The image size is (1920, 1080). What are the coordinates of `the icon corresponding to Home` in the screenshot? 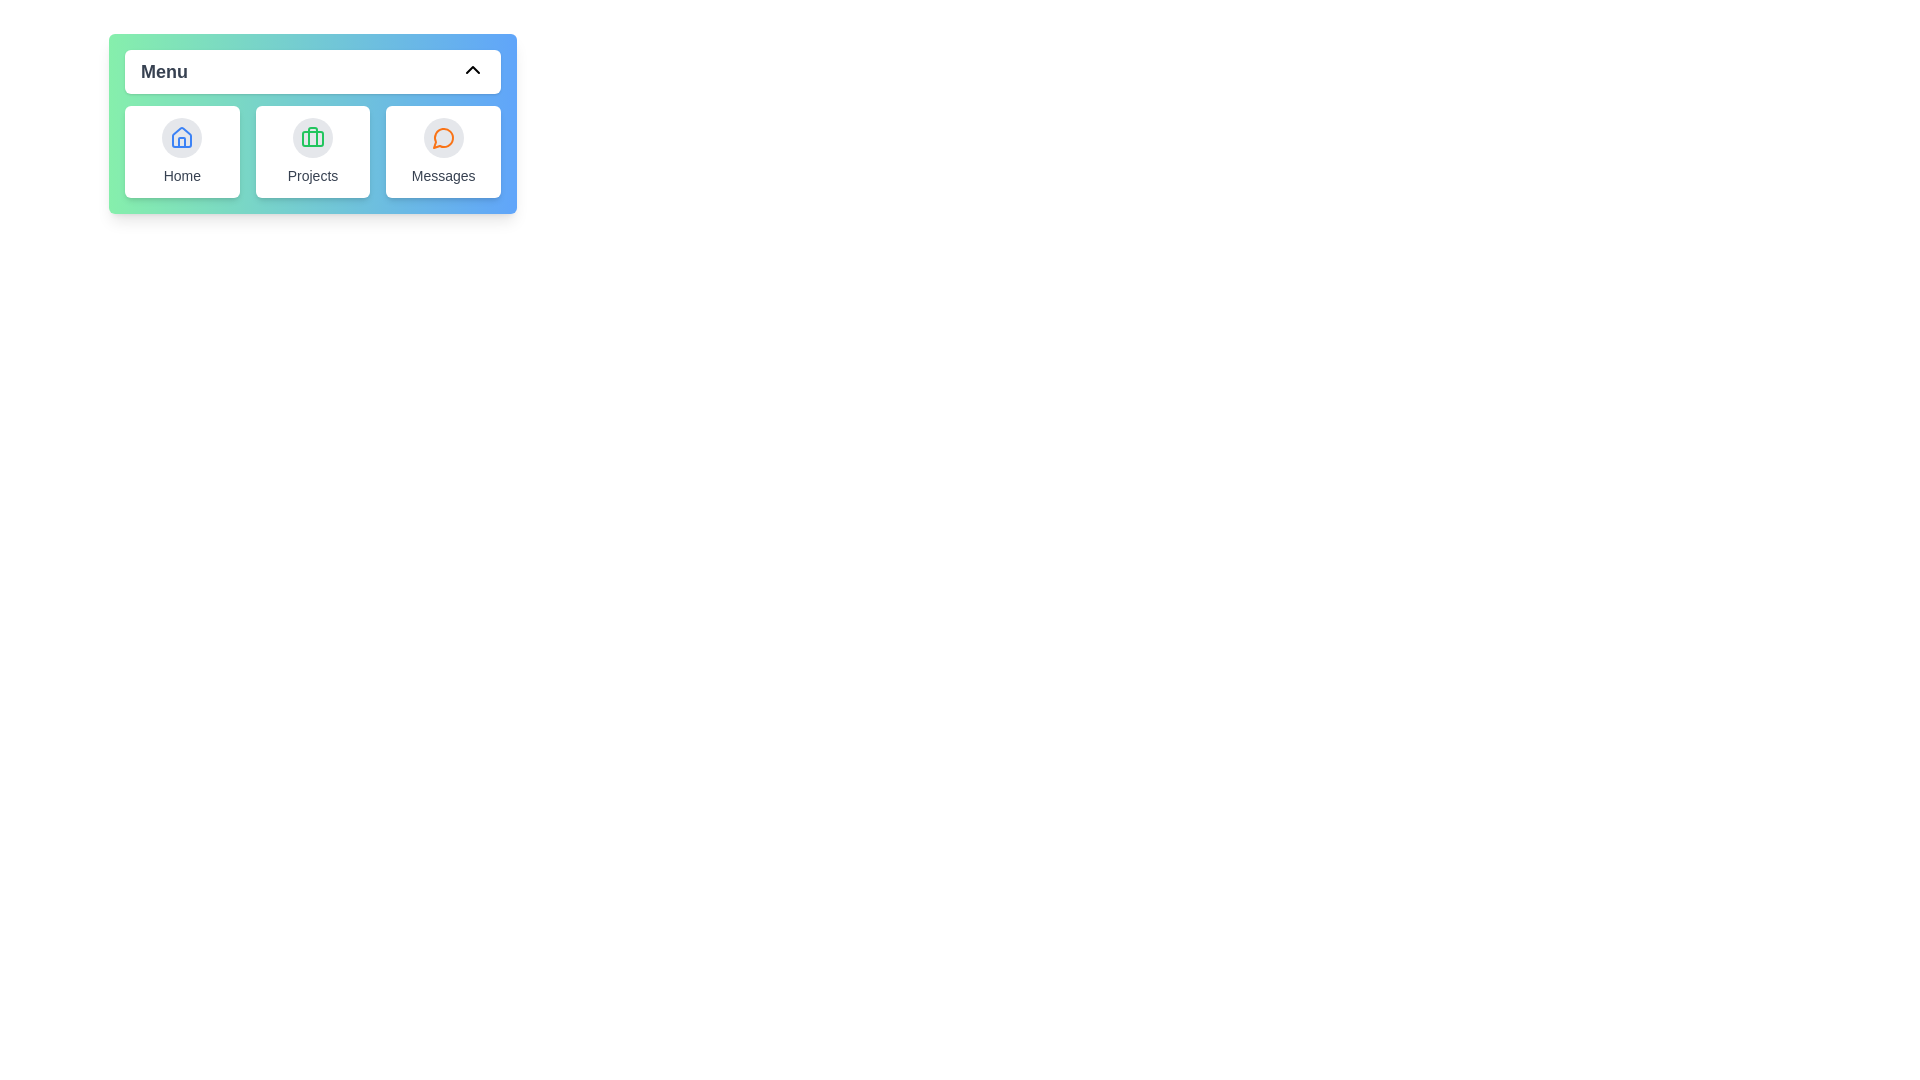 It's located at (182, 137).